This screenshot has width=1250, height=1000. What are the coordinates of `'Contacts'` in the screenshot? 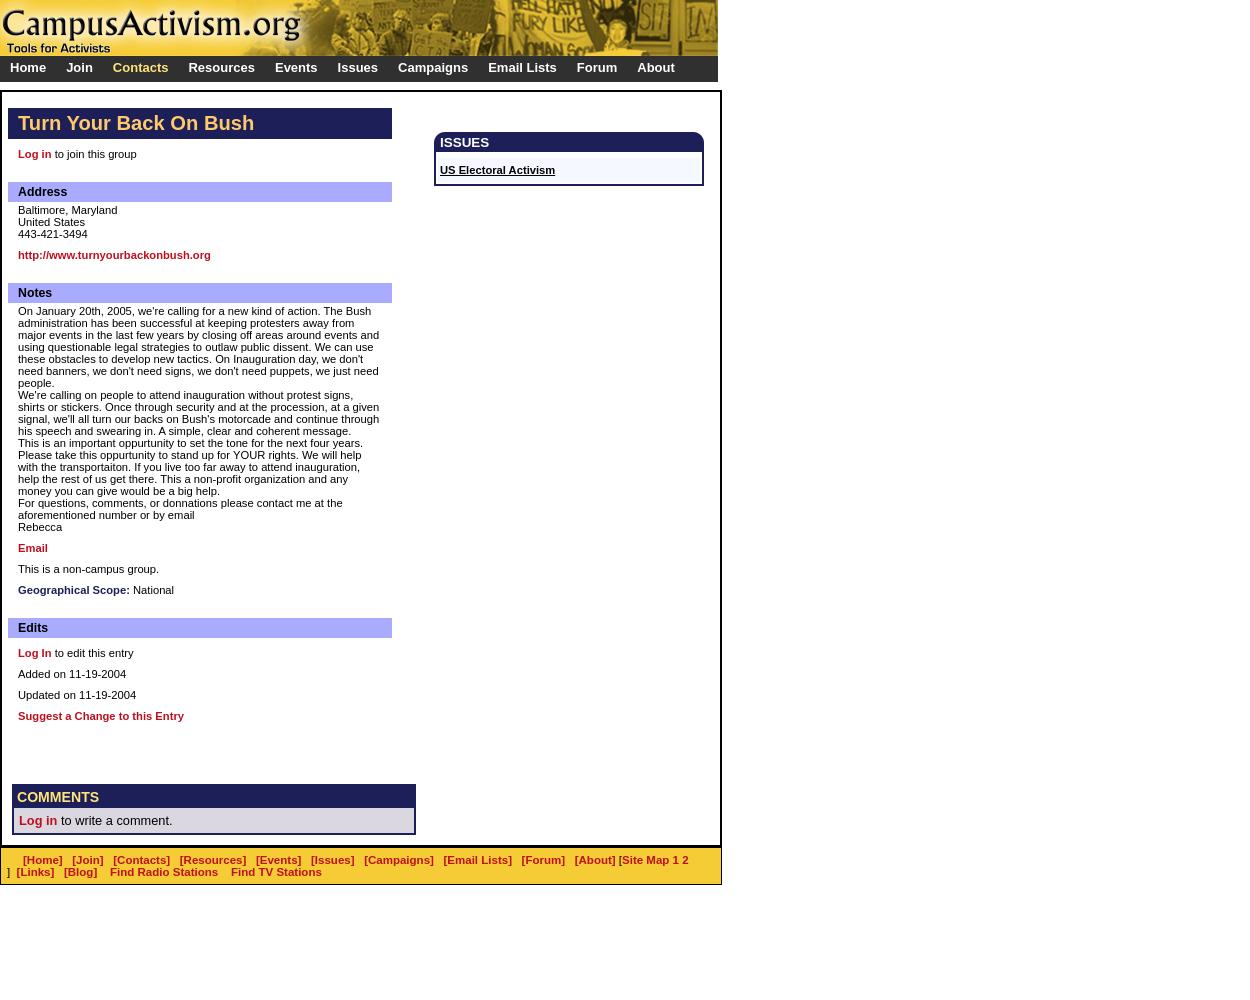 It's located at (111, 66).